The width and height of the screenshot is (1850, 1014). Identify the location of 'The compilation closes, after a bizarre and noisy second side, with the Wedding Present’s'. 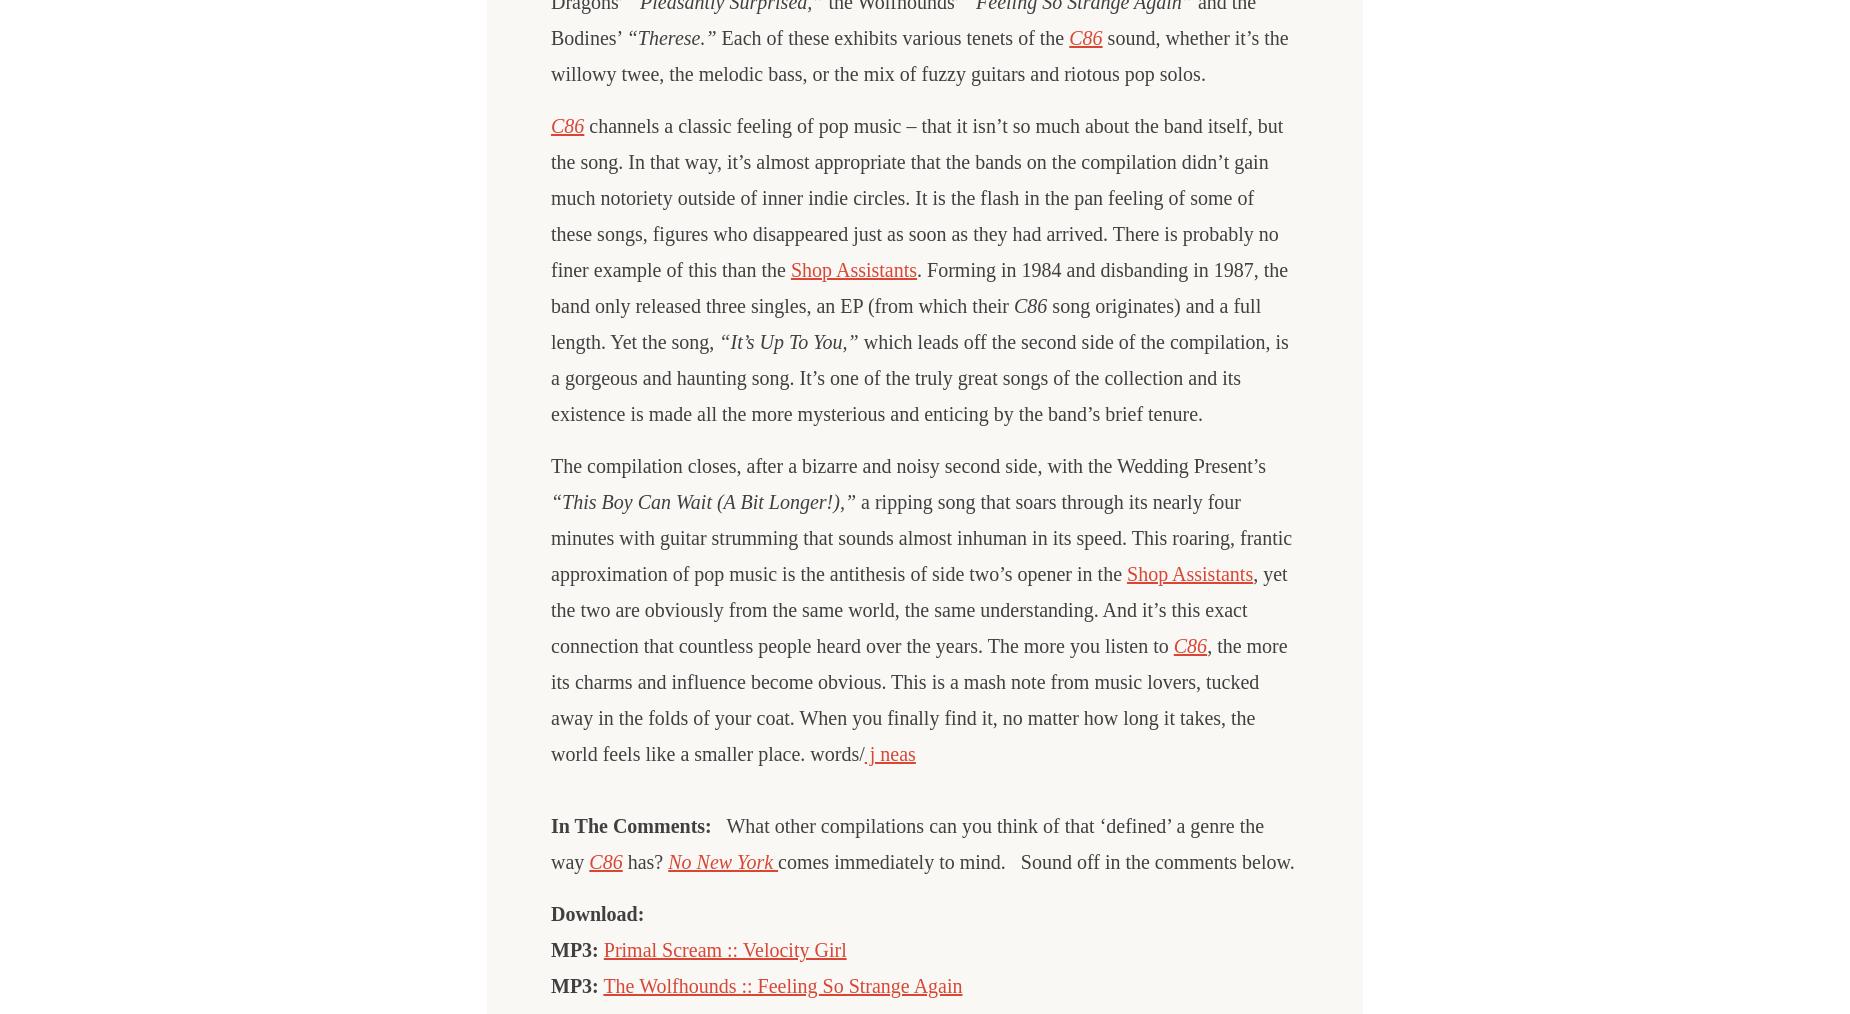
(908, 466).